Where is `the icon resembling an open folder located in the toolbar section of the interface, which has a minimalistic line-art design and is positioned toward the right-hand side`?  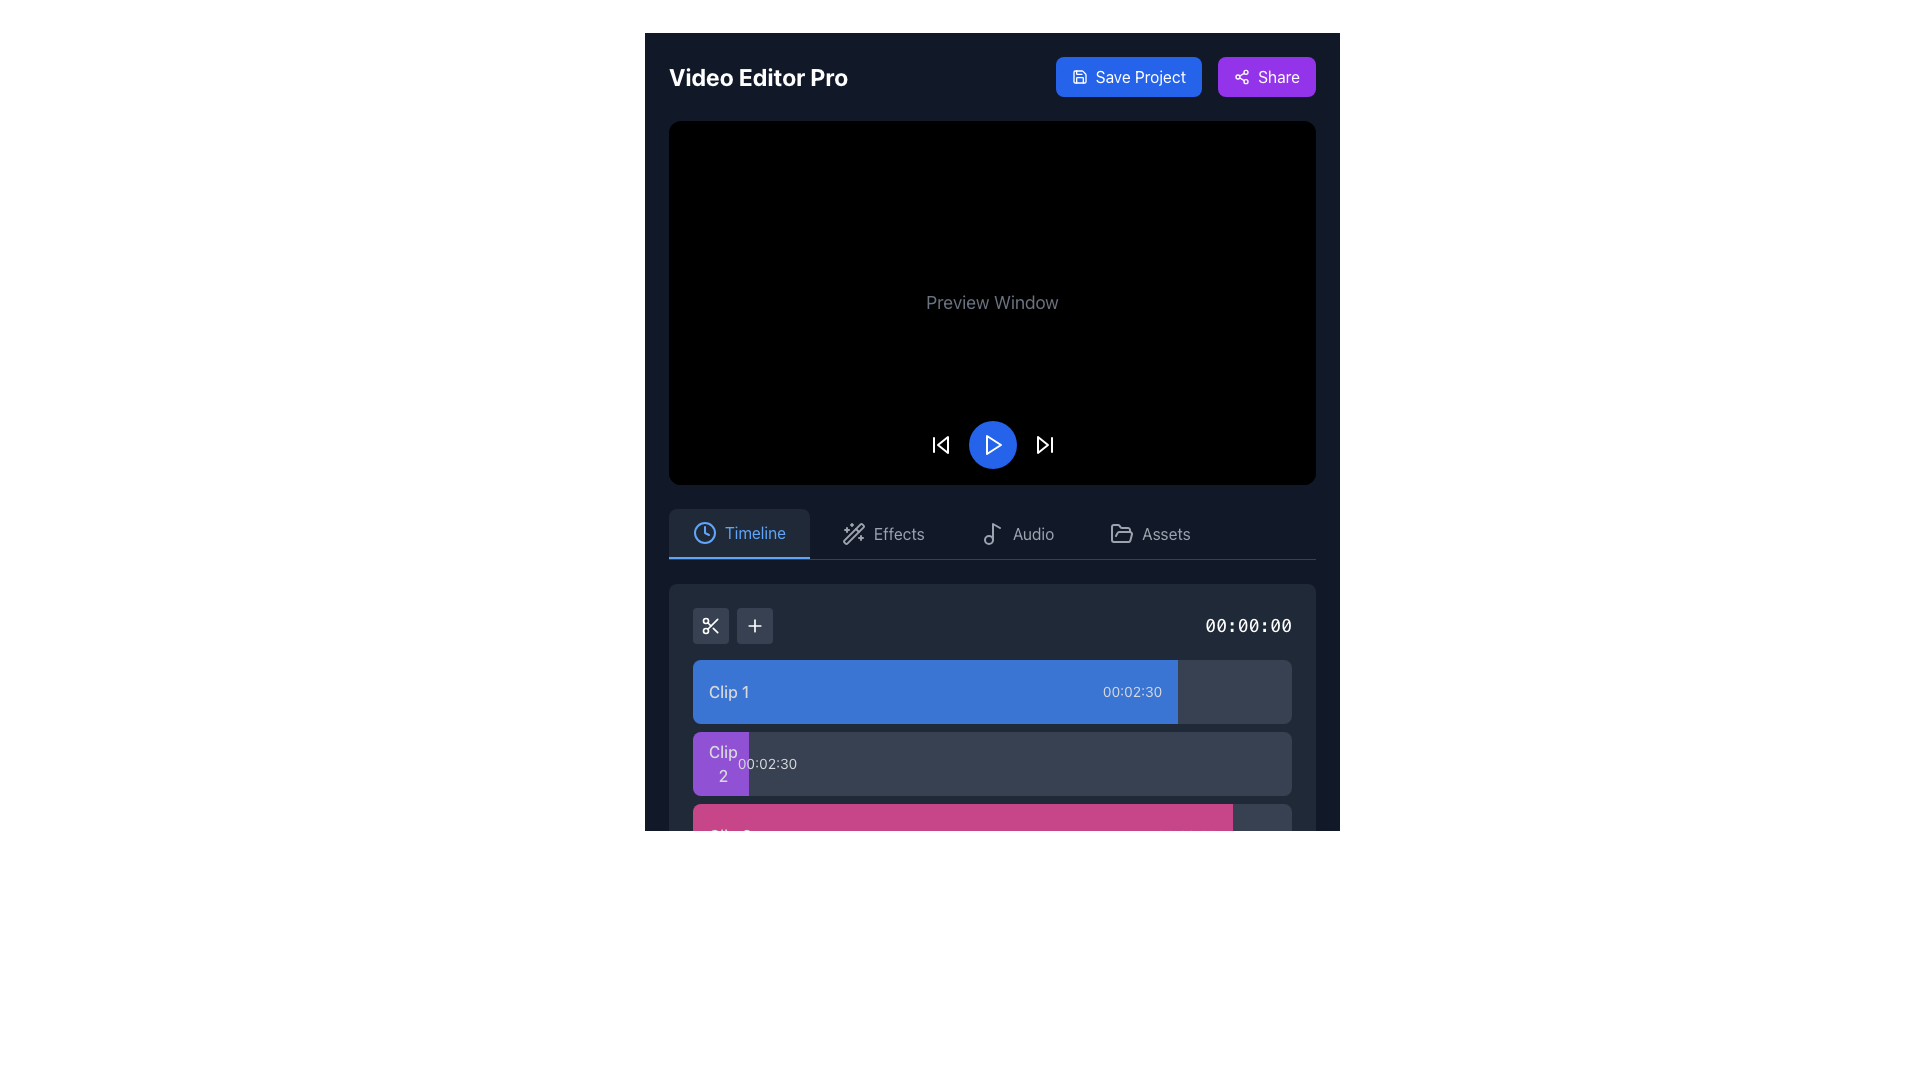 the icon resembling an open folder located in the toolbar section of the interface, which has a minimalistic line-art design and is positioned toward the right-hand side is located at coordinates (1122, 532).